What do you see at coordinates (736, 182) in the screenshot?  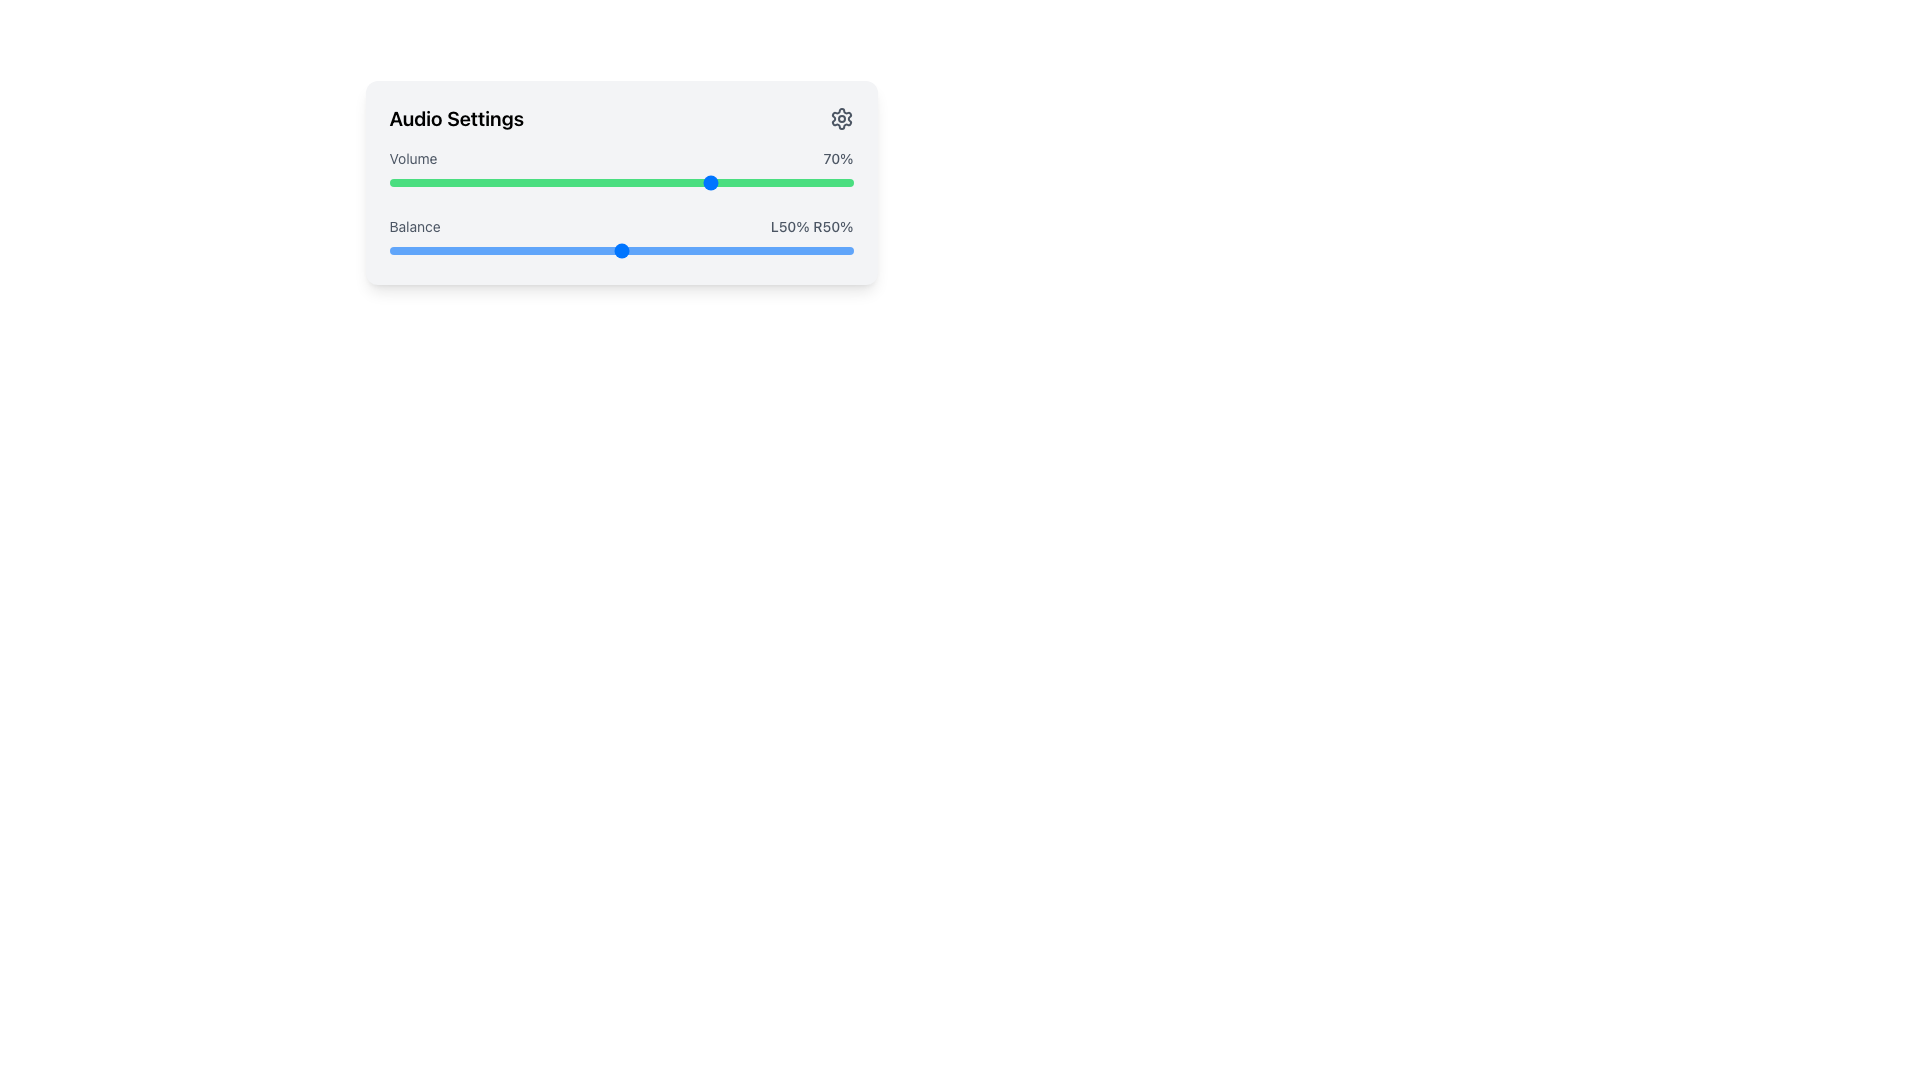 I see `volume` at bounding box center [736, 182].